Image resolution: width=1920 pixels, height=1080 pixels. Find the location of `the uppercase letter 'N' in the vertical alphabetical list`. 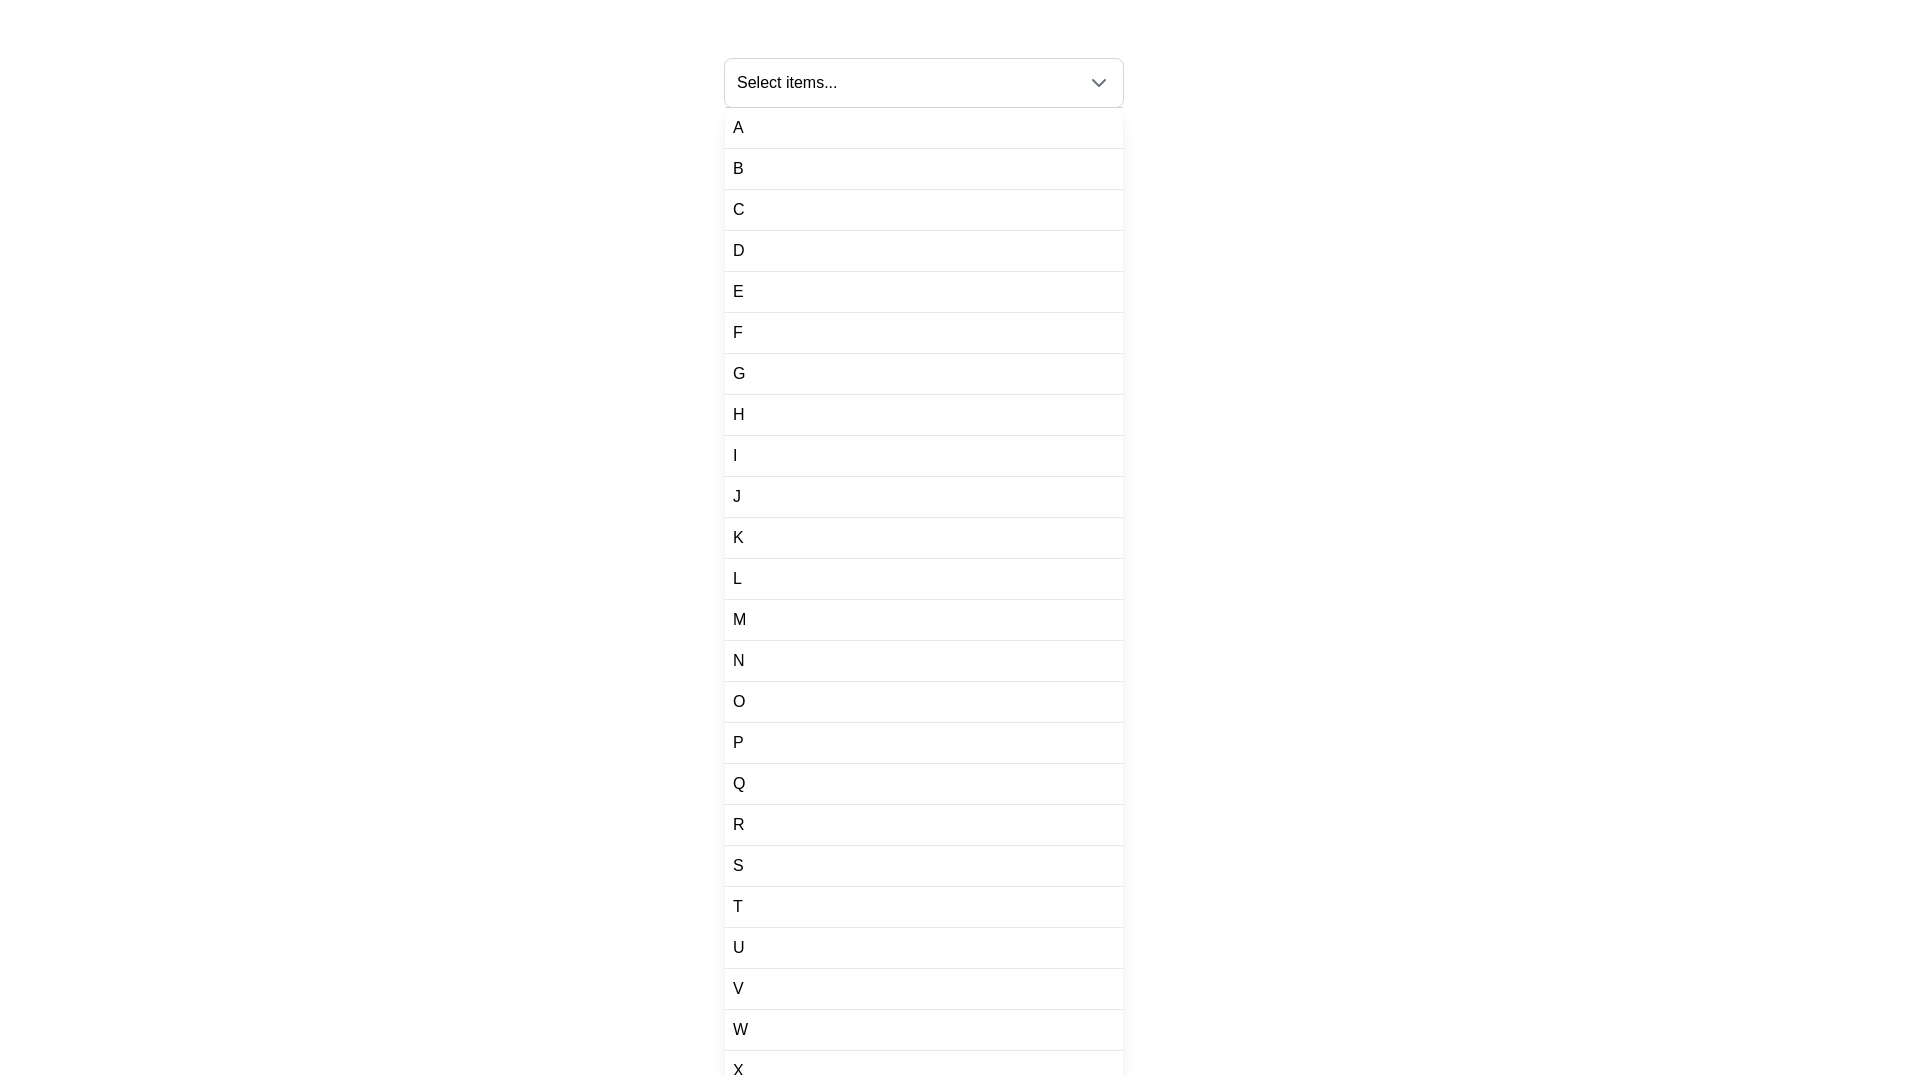

the uppercase letter 'N' in the vertical alphabetical list is located at coordinates (737, 660).